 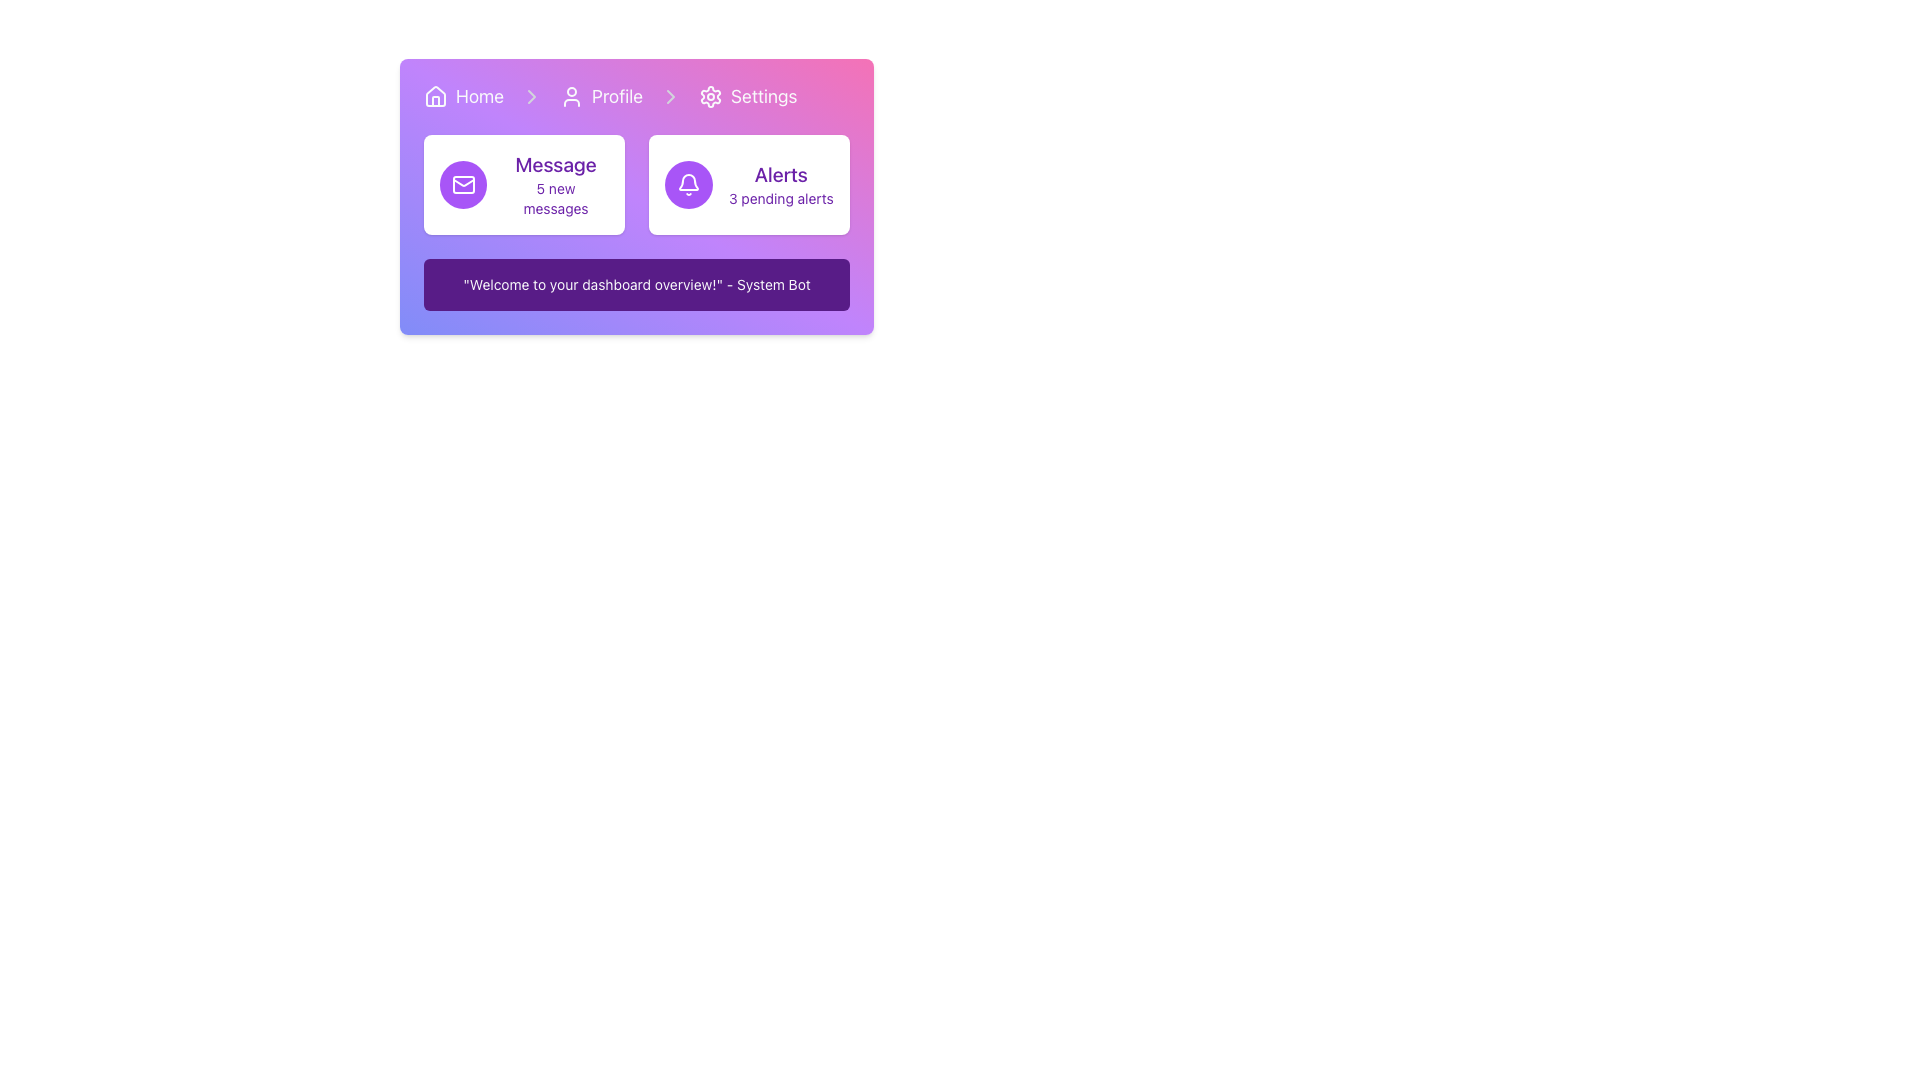 I want to click on the second text component within the 'Alerts' card that indicates the number of pending alerts, so click(x=780, y=199).